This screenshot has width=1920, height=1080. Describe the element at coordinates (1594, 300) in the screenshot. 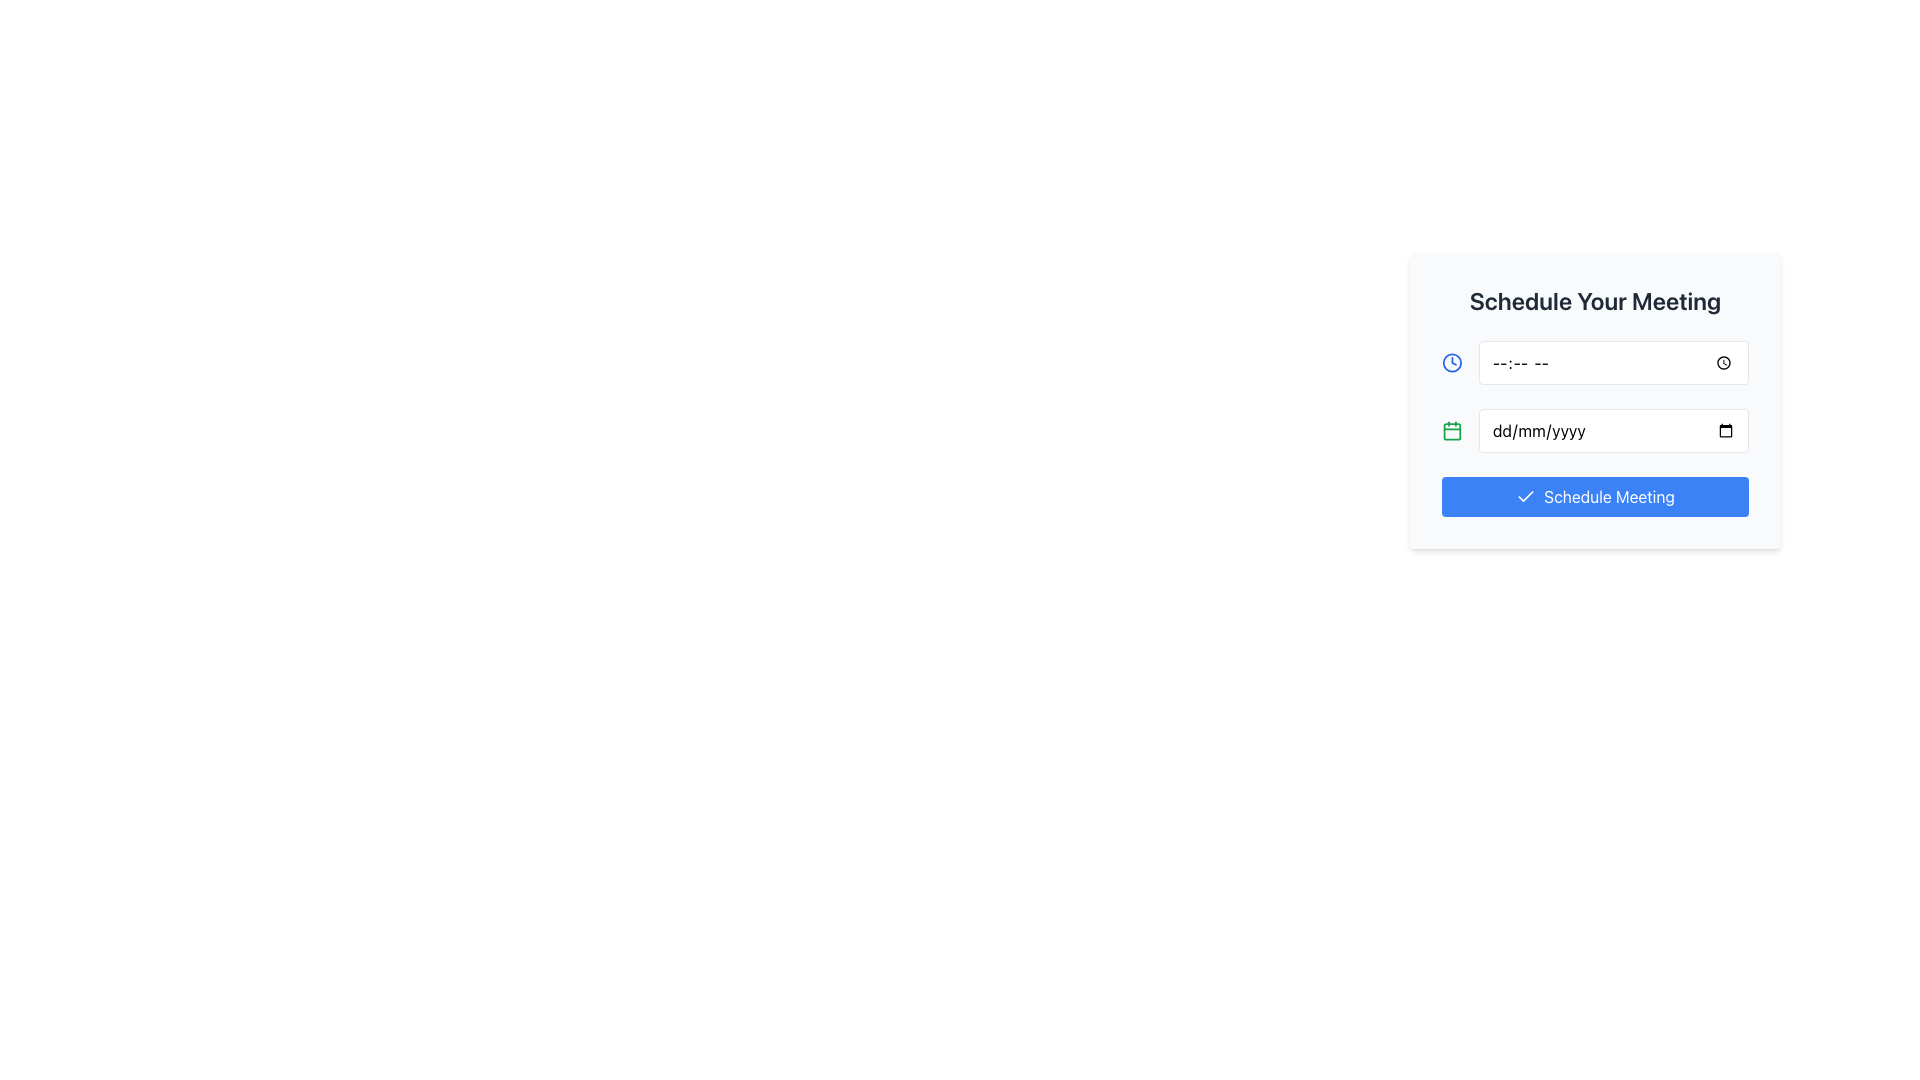

I see `the static text element that displays 'Schedule Your Meeting', prominently styled in a large, bold sans-serif font, located at the top of a card layout` at that location.